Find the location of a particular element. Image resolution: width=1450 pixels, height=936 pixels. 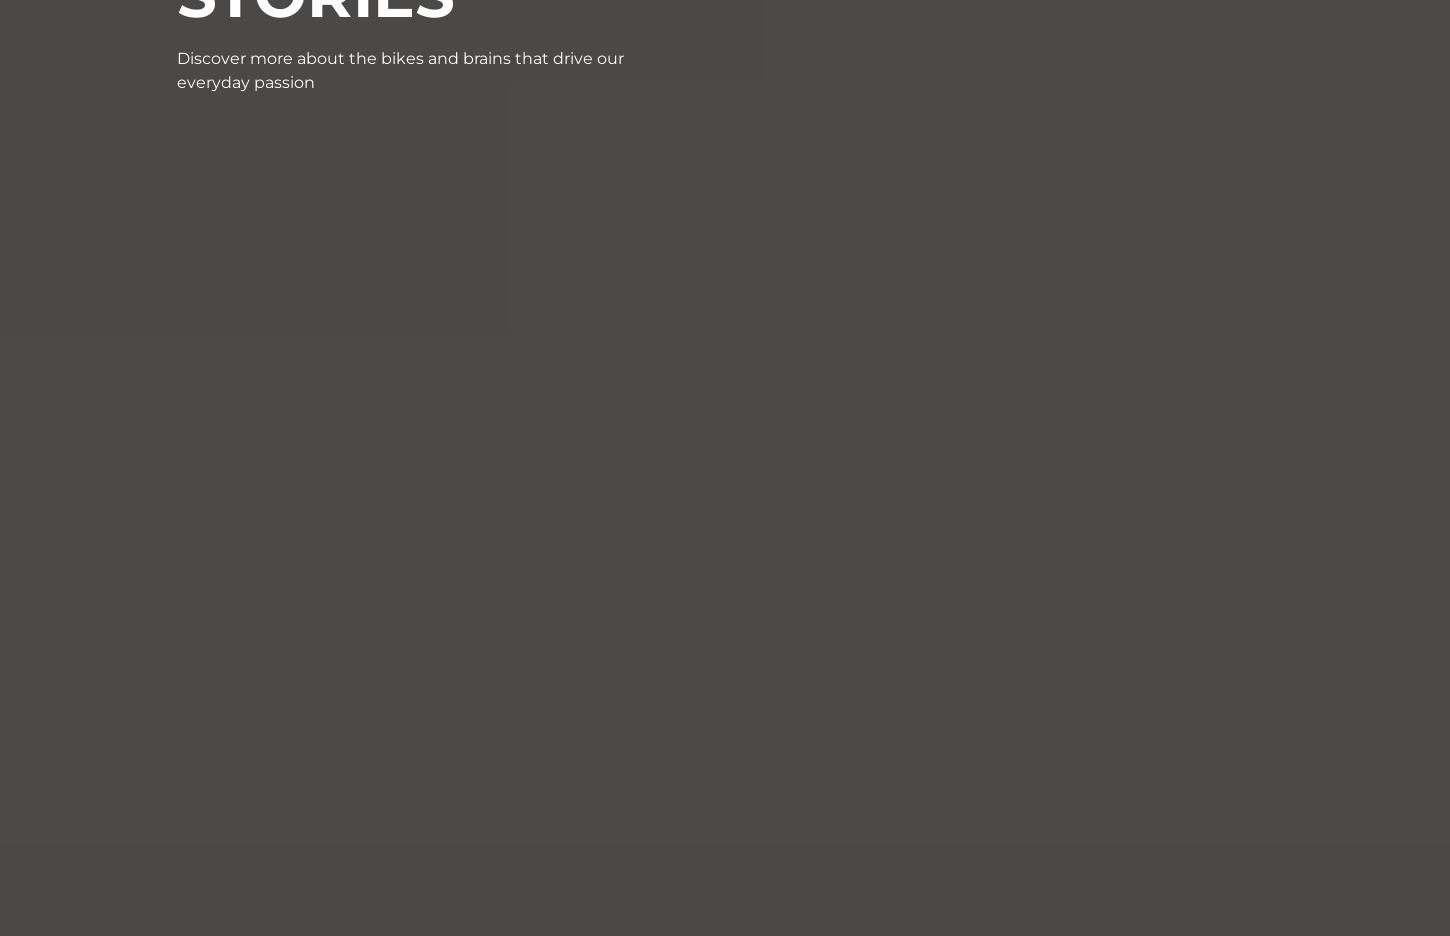

'Devinci Global Racing' is located at coordinates (602, 675).